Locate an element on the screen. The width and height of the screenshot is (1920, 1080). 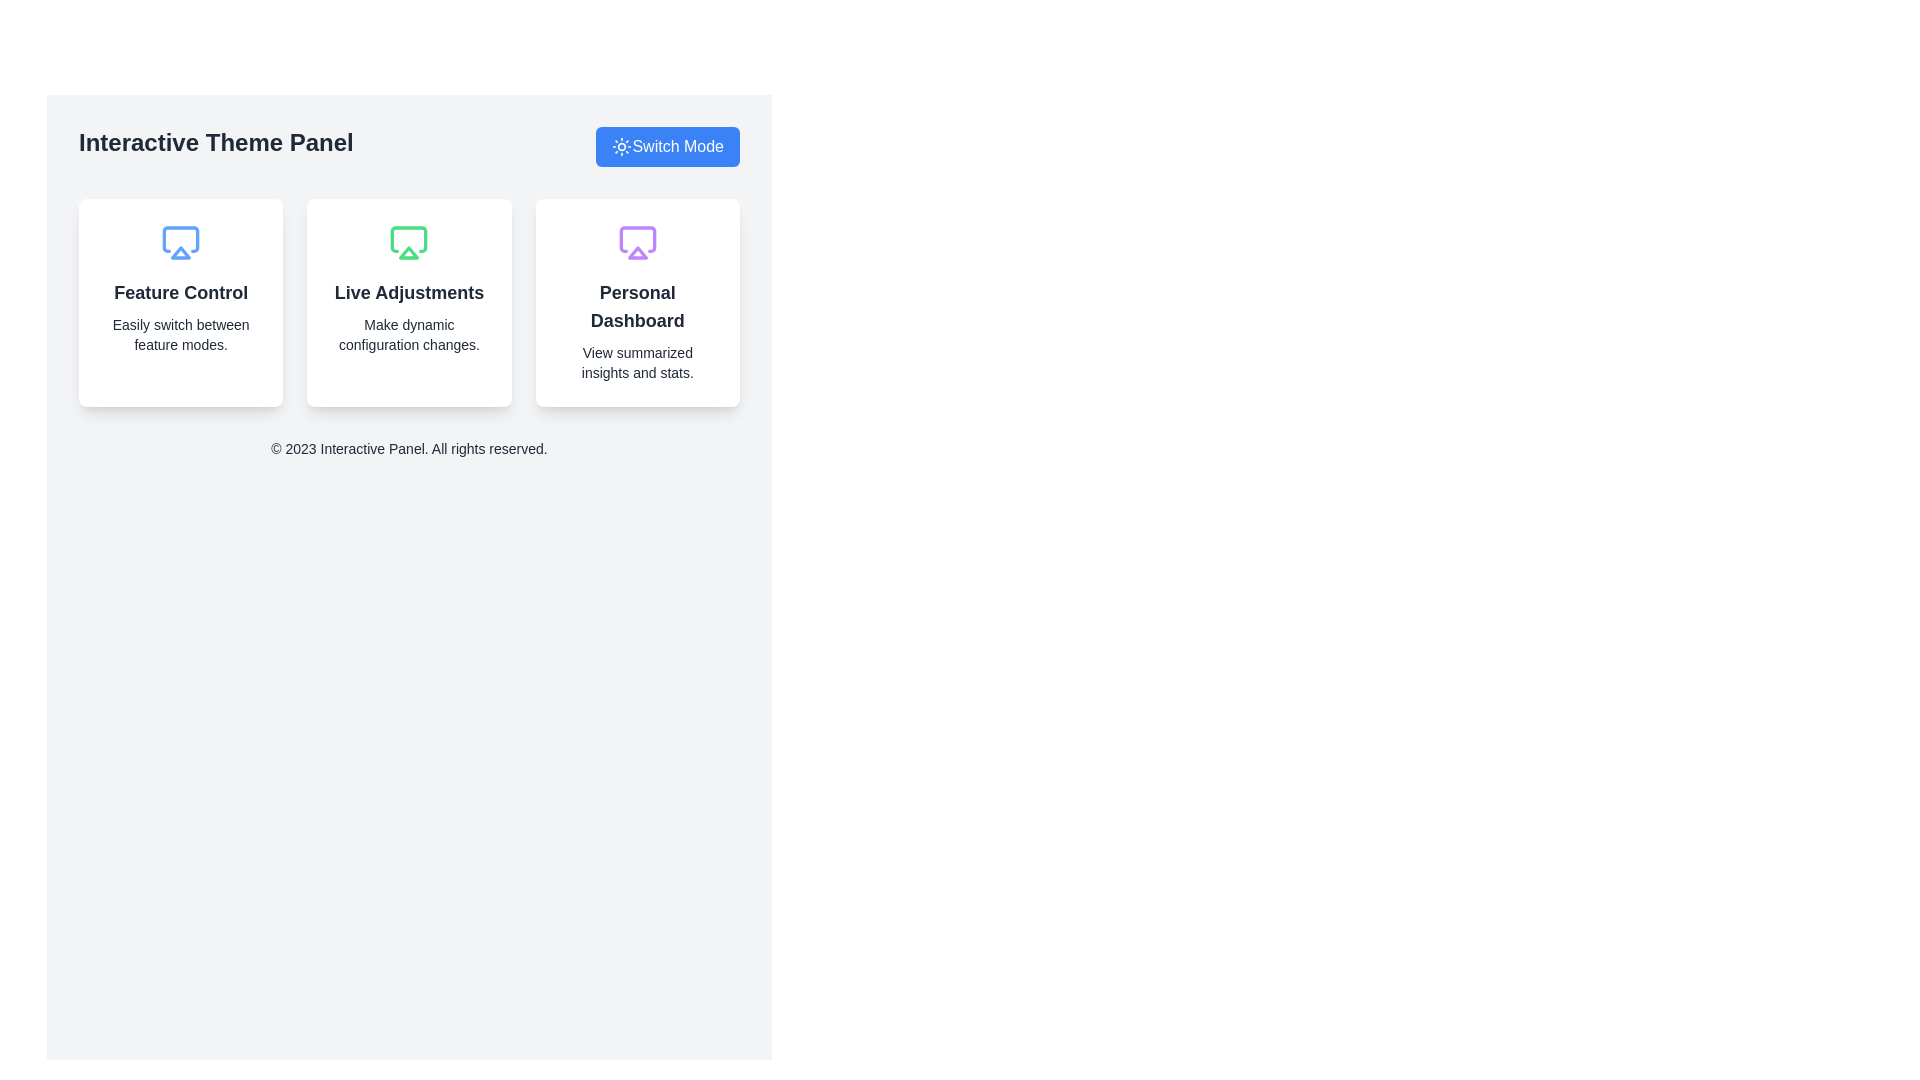
the third card in the dashboard that summarizes key insights and statistics to interact with it is located at coordinates (636, 303).